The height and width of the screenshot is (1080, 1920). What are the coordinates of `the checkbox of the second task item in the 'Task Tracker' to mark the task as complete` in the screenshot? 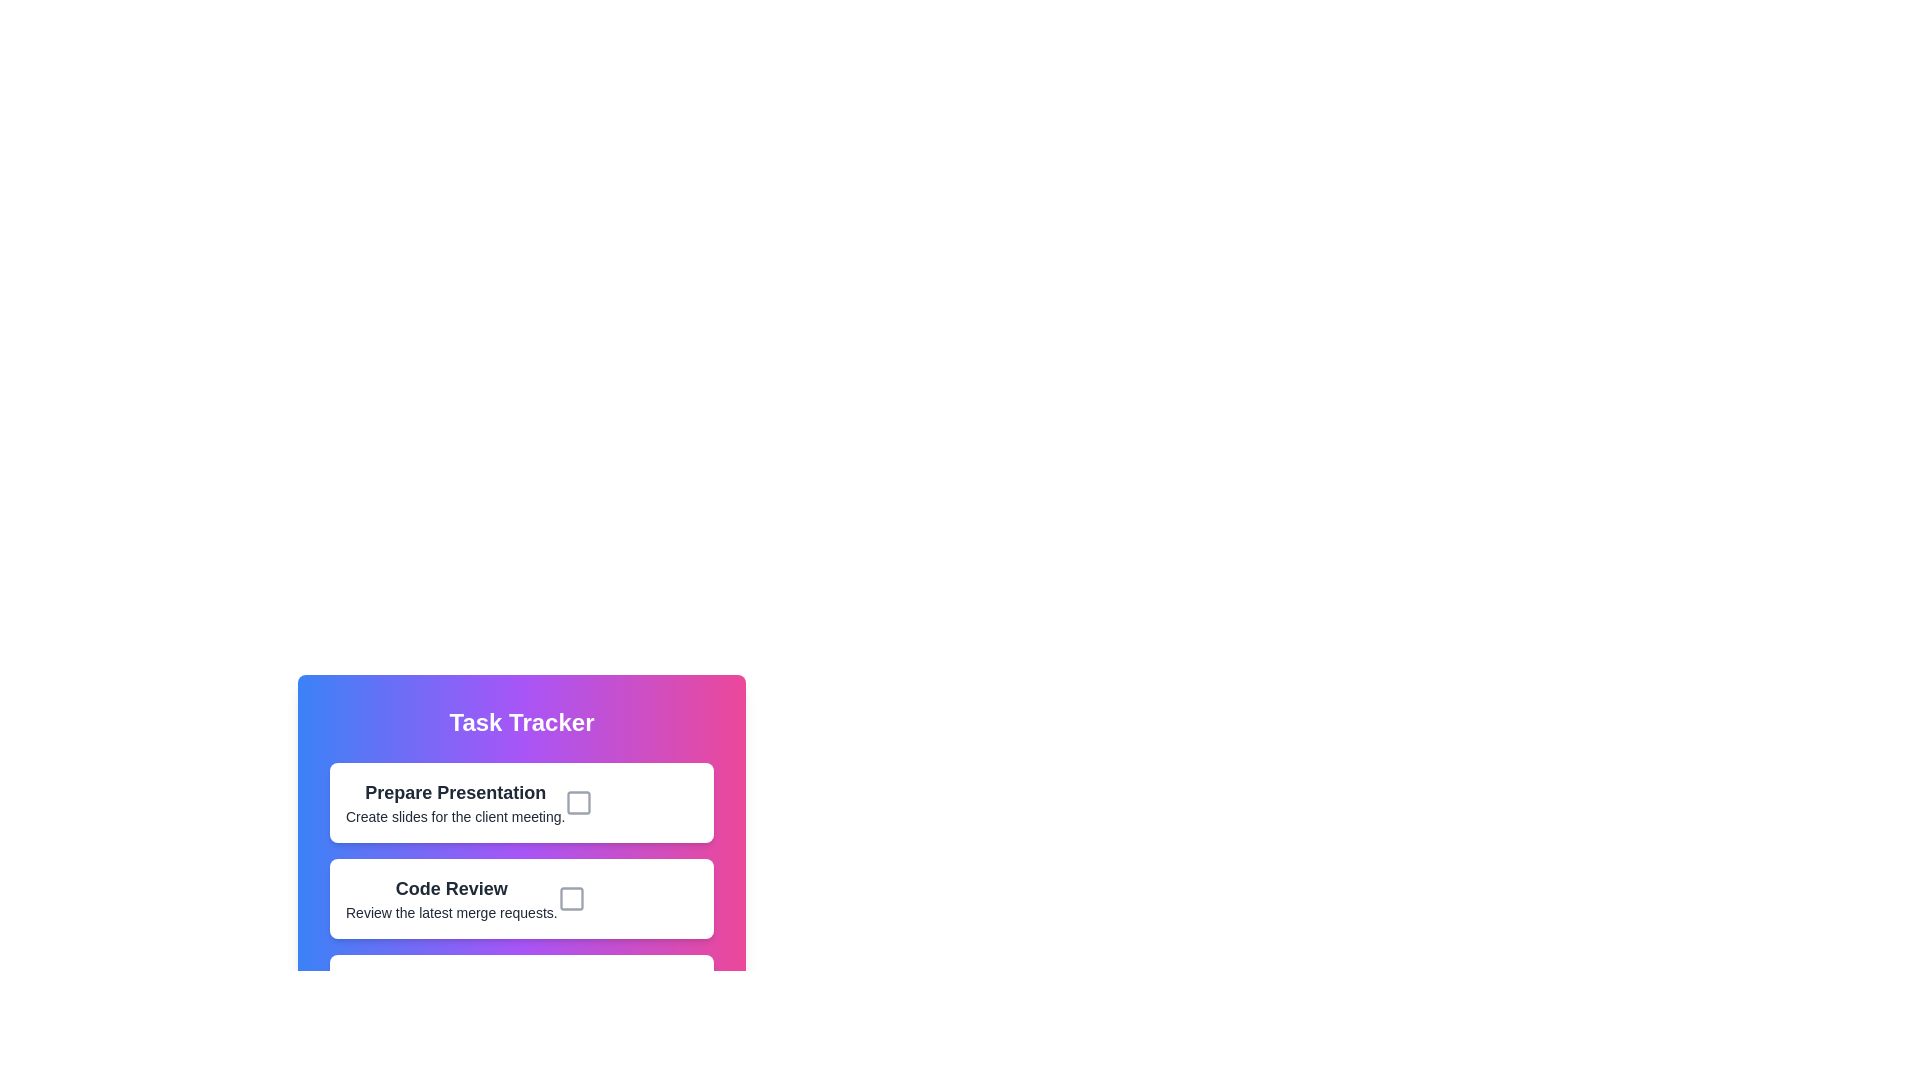 It's located at (522, 897).